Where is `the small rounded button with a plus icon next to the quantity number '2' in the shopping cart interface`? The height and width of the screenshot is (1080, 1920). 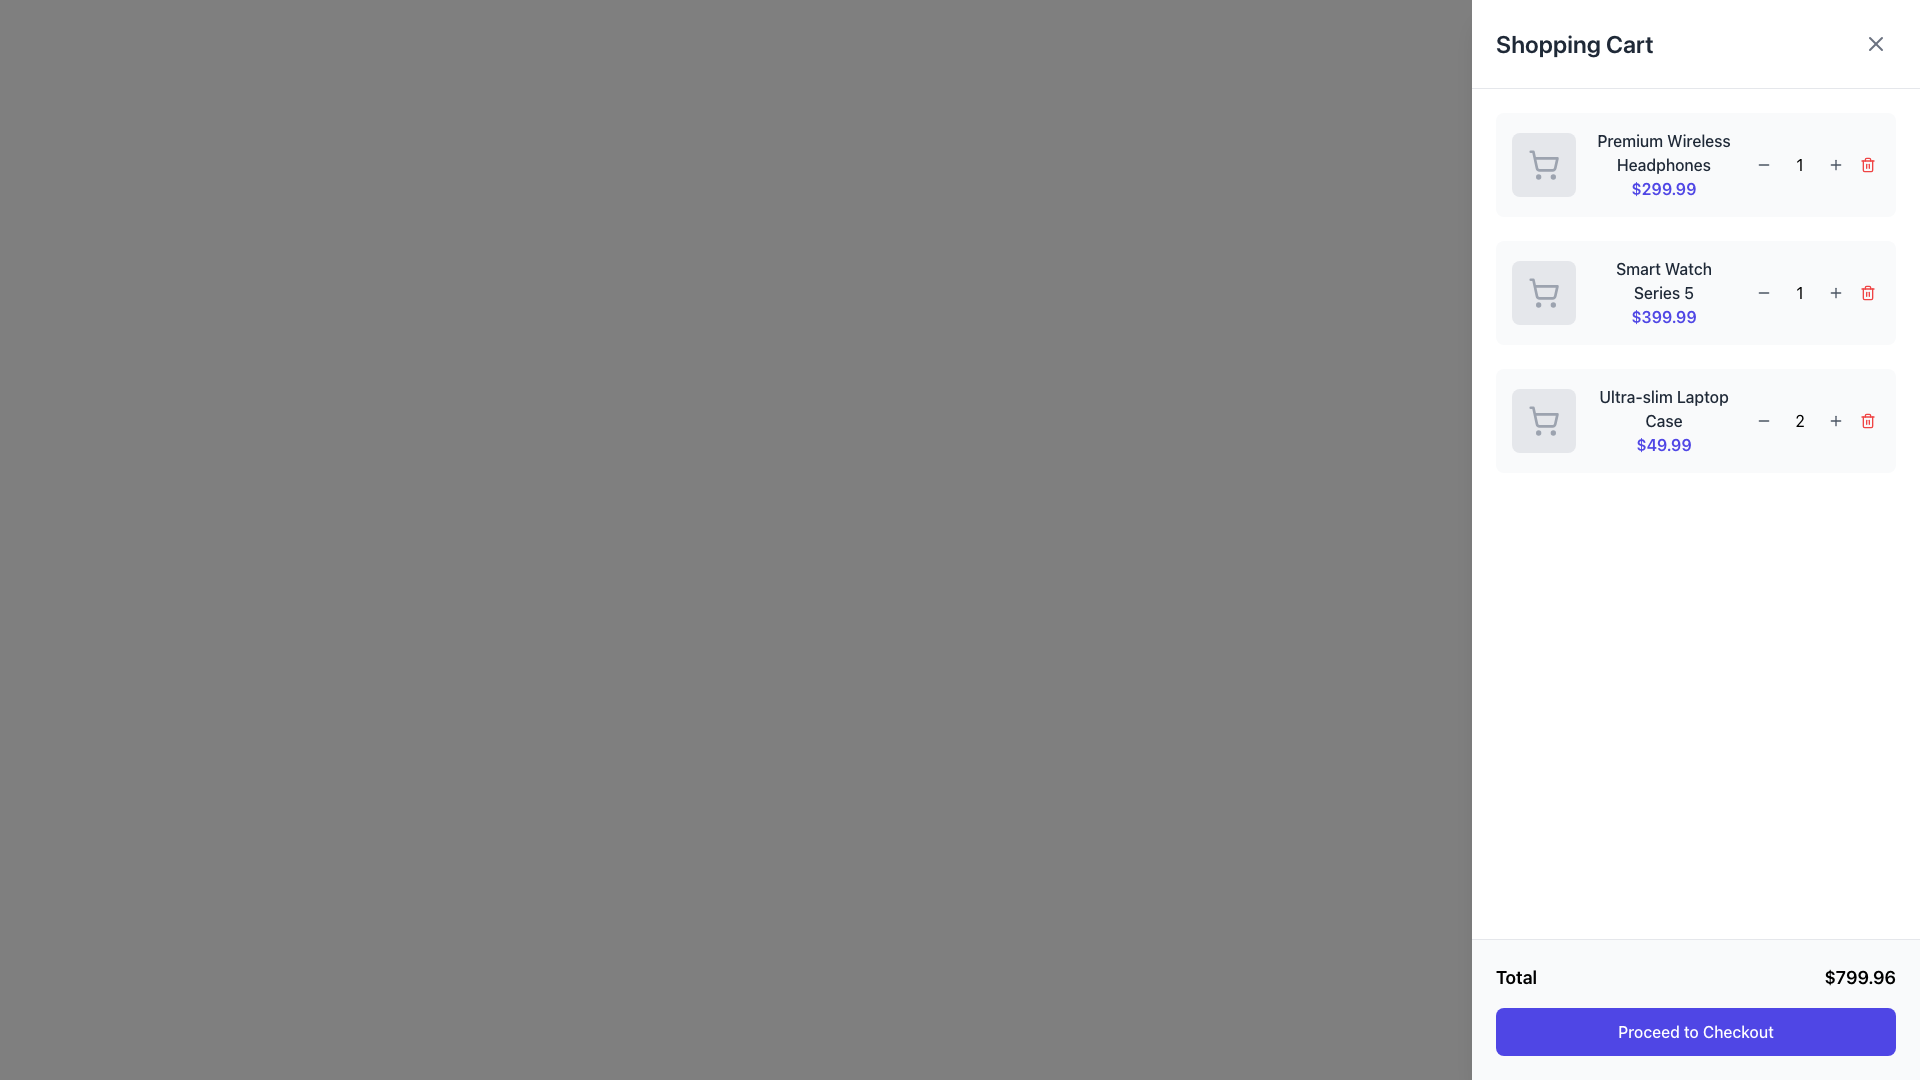
the small rounded button with a plus icon next to the quantity number '2' in the shopping cart interface is located at coordinates (1836, 419).